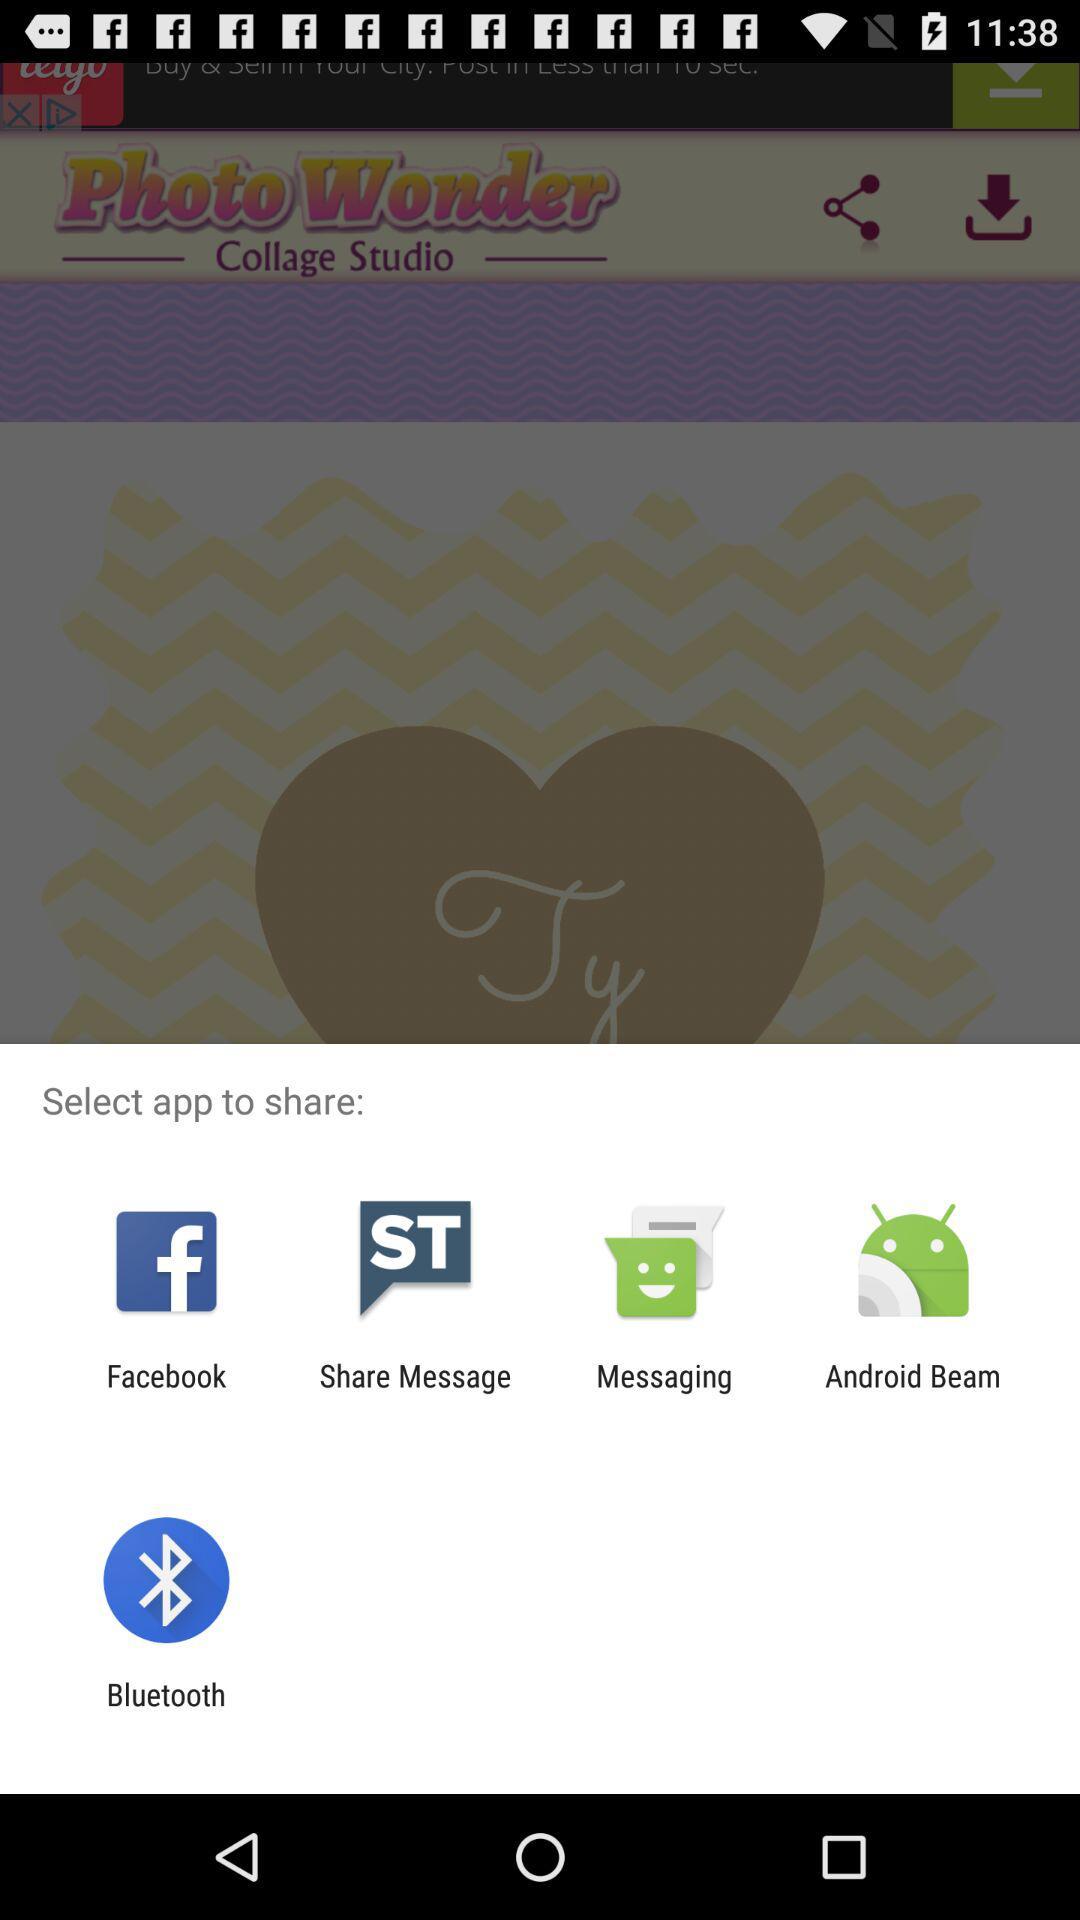 This screenshot has height=1920, width=1080. I want to click on the messaging item, so click(664, 1392).